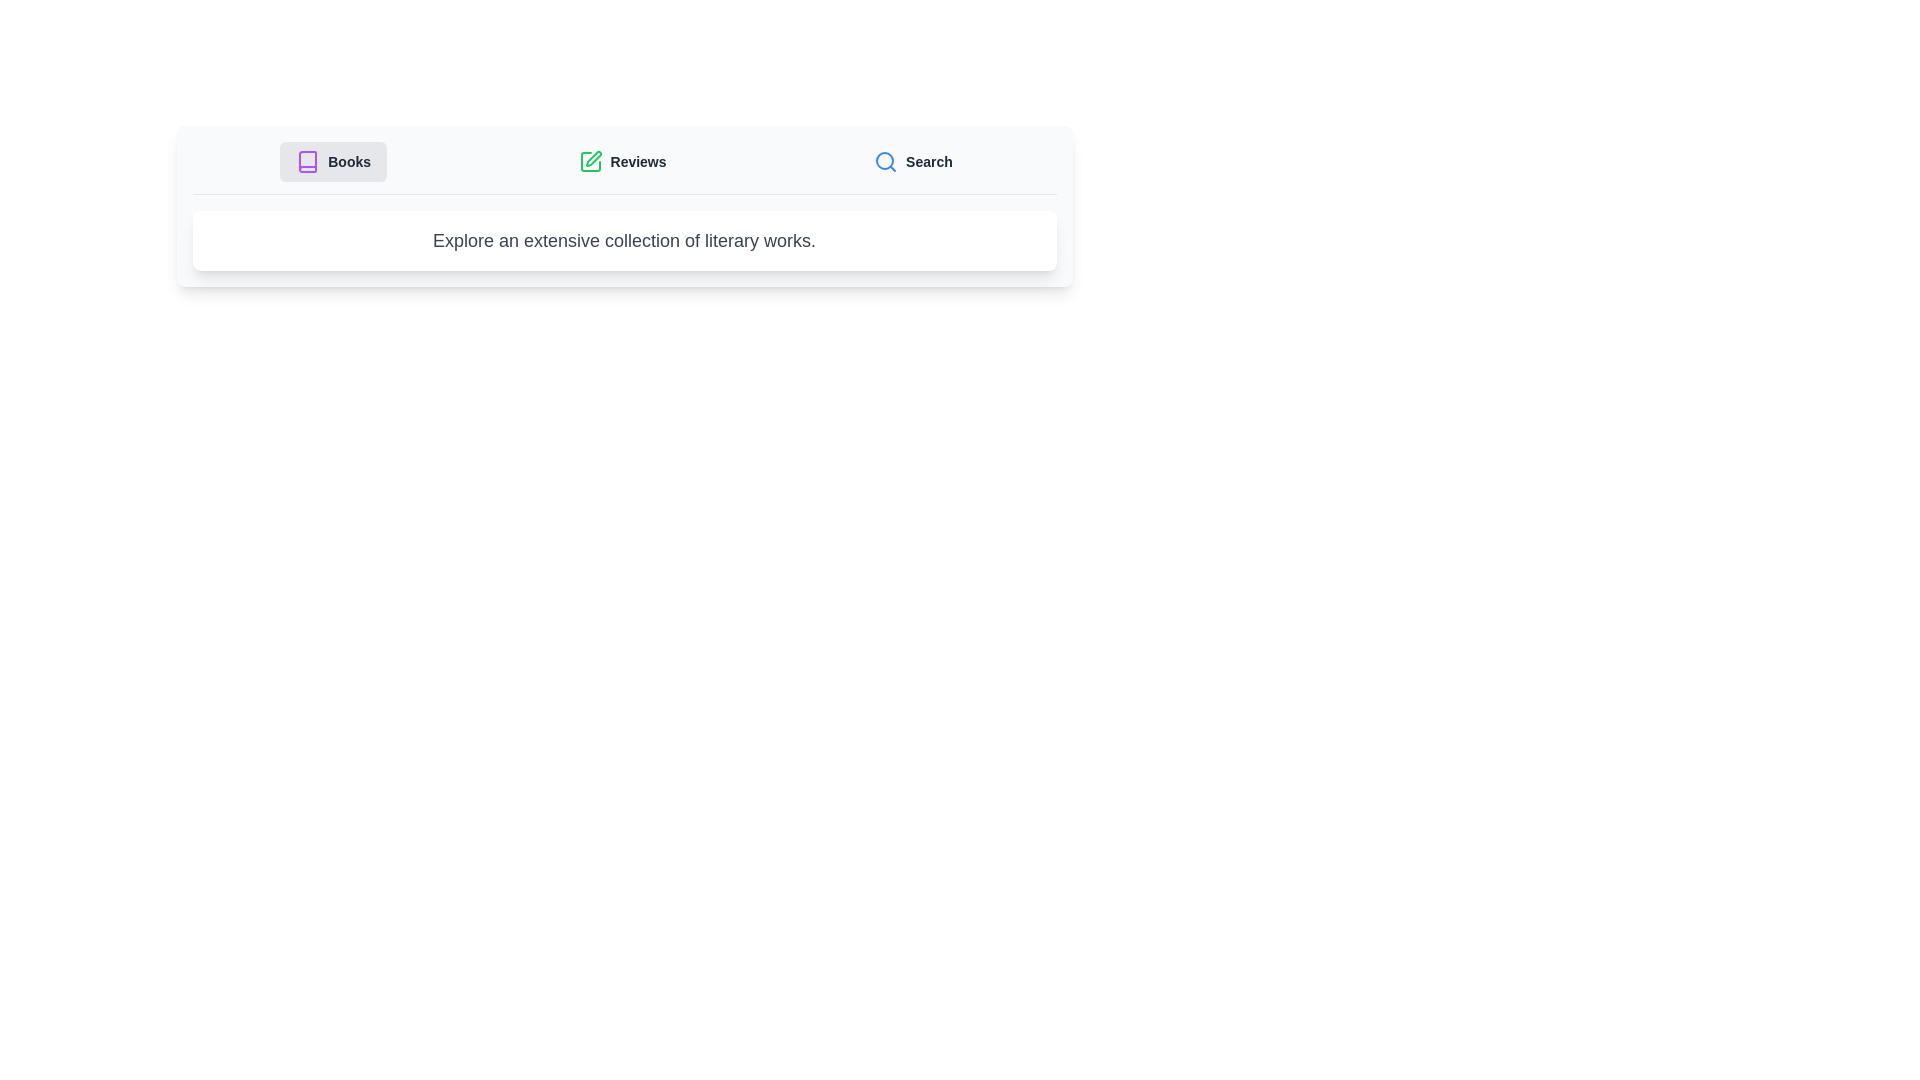 The image size is (1920, 1080). What do you see at coordinates (332, 161) in the screenshot?
I see `the tab labeled Books to observe its hover effect` at bounding box center [332, 161].